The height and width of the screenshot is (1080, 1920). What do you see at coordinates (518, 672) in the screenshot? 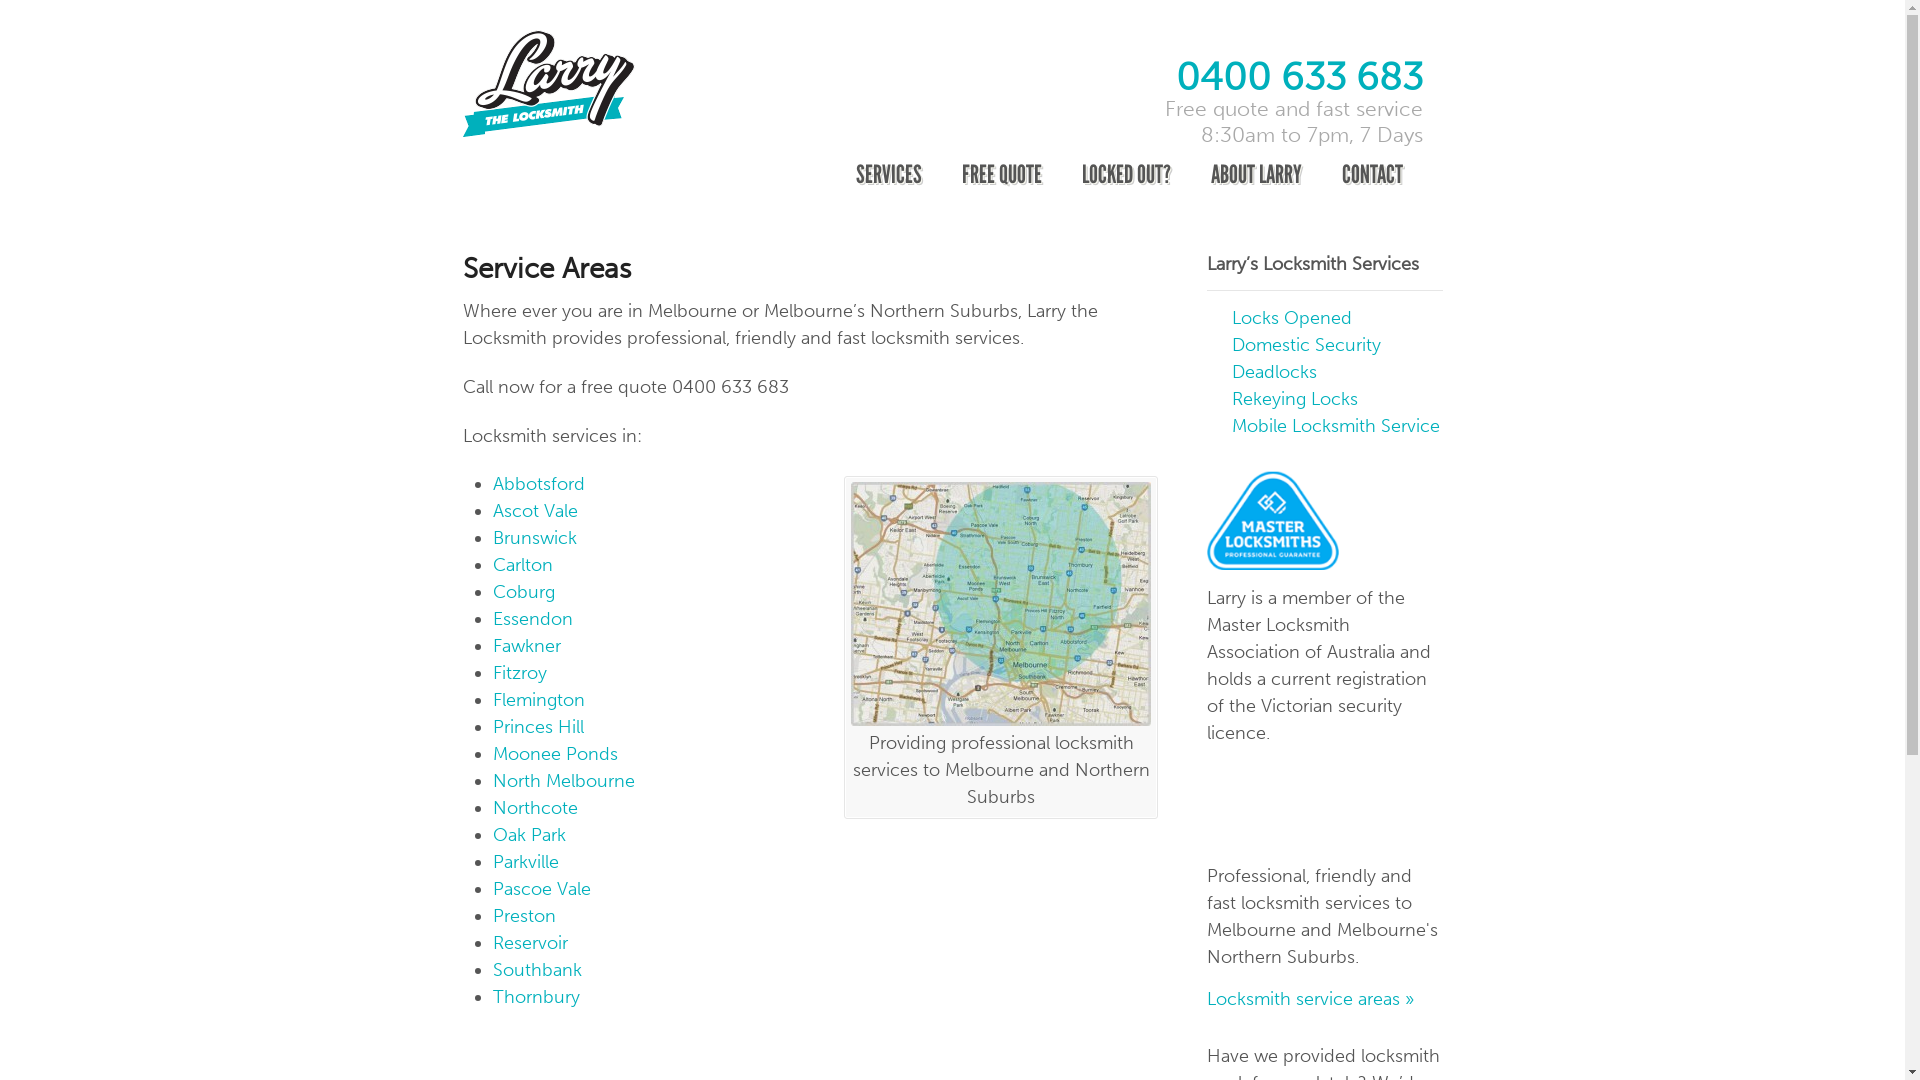
I see `'Fitzroy'` at bounding box center [518, 672].